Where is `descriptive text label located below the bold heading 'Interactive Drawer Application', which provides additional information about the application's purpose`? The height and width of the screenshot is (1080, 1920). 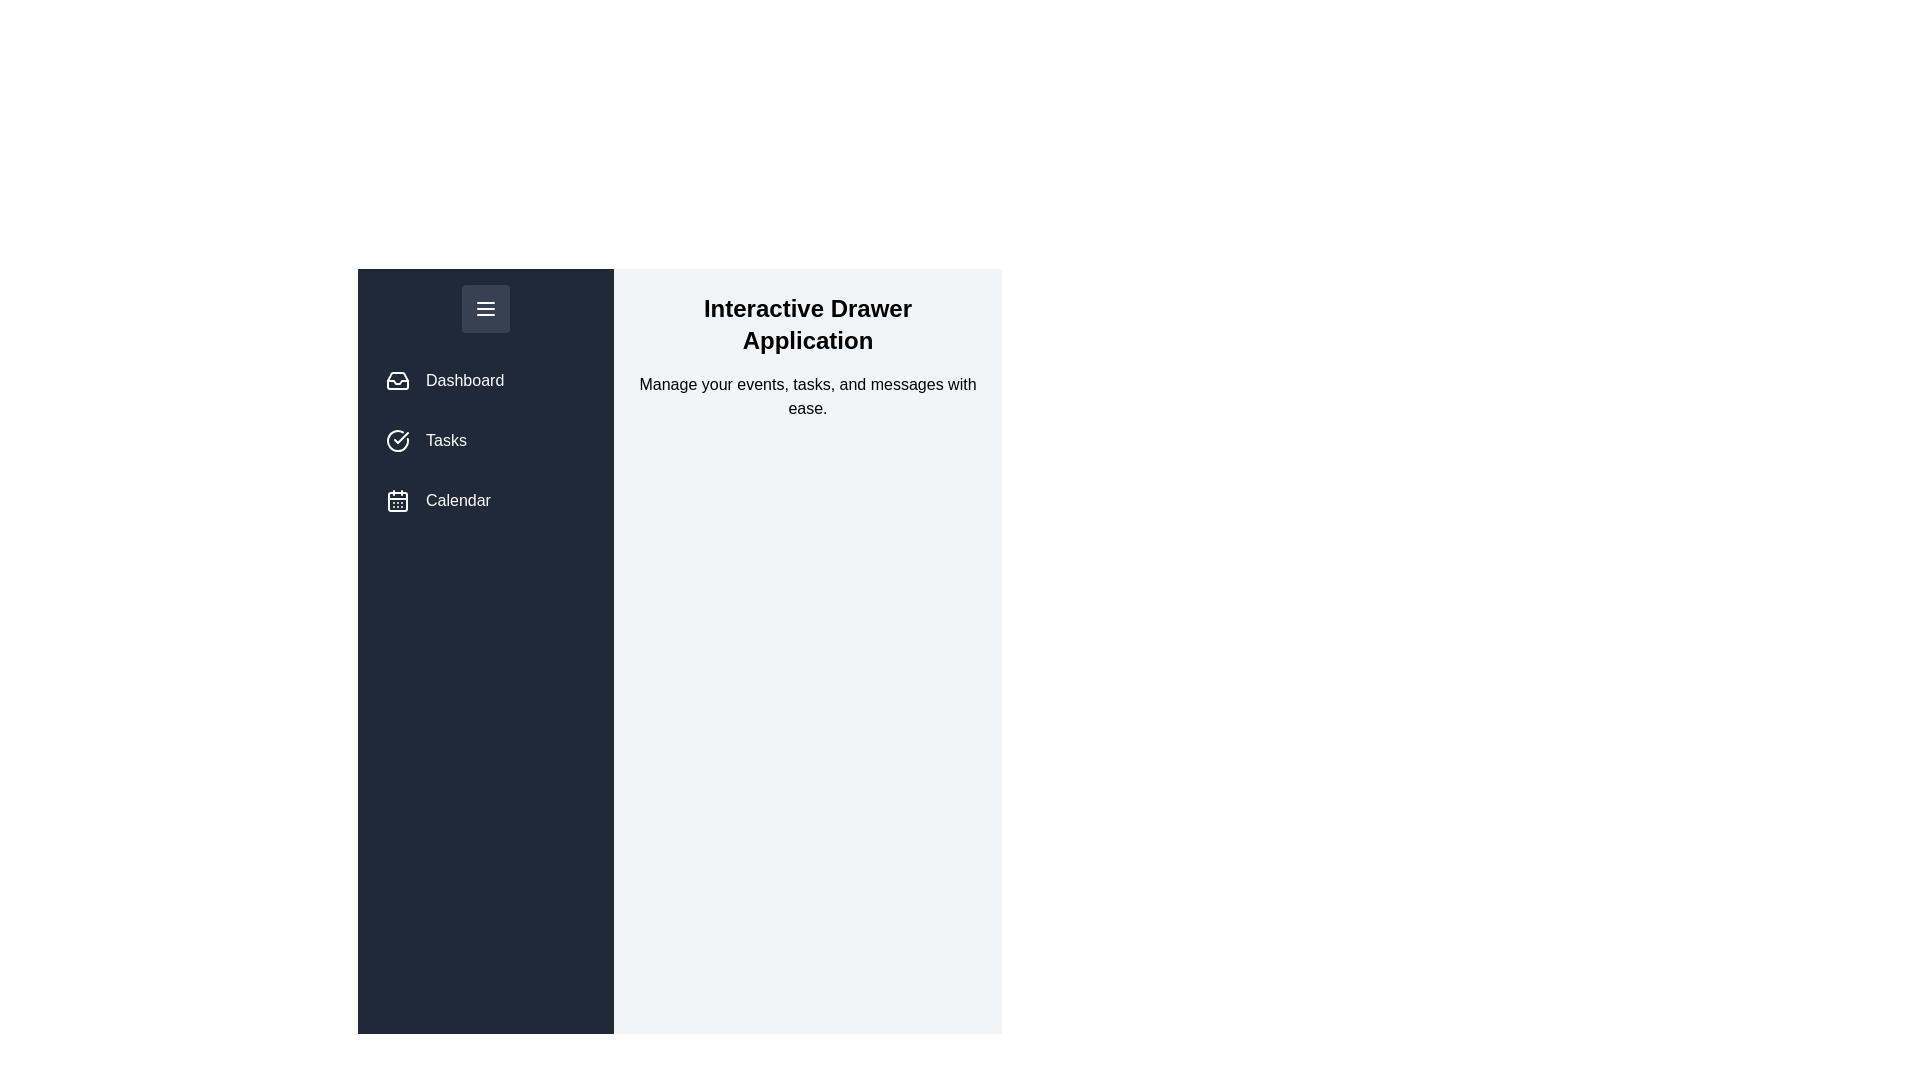
descriptive text label located below the bold heading 'Interactive Drawer Application', which provides additional information about the application's purpose is located at coordinates (807, 397).